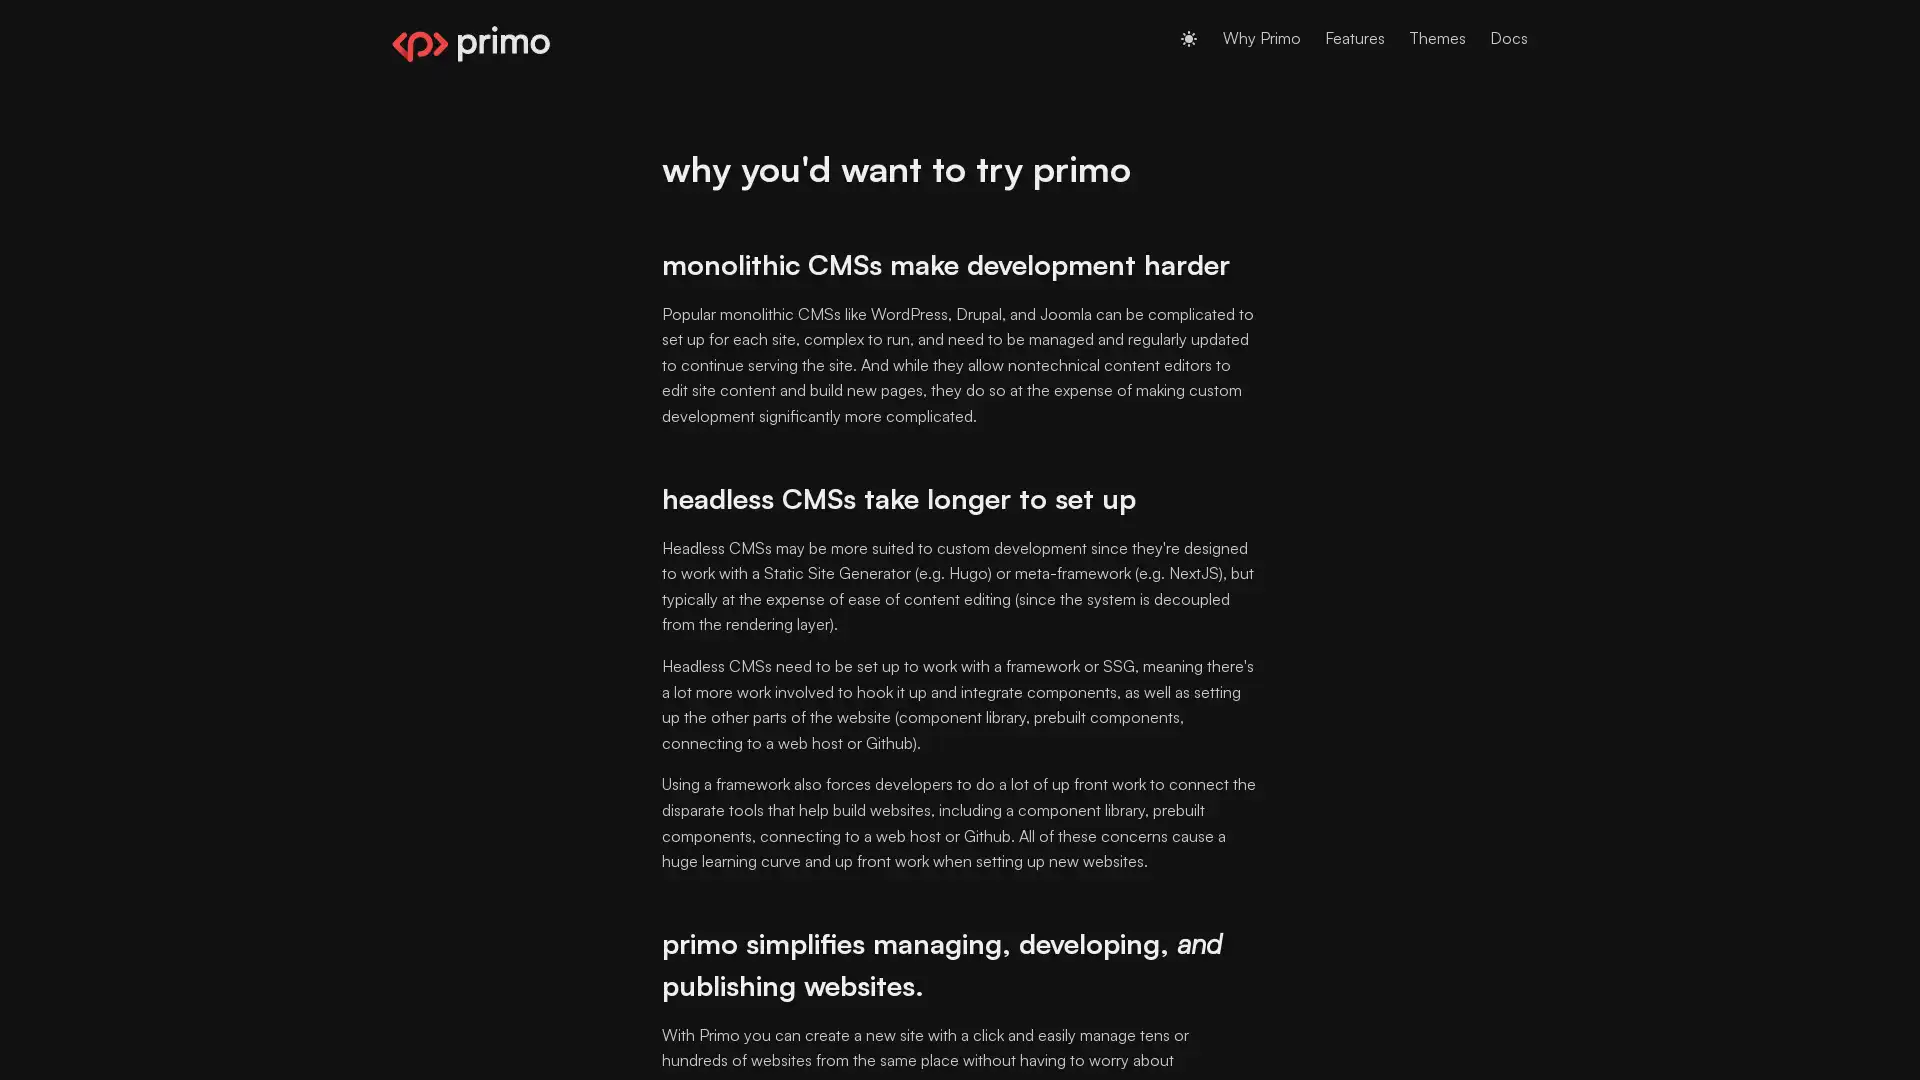  Describe the element at coordinates (1189, 38) in the screenshot. I see `Toggle dark mode` at that location.